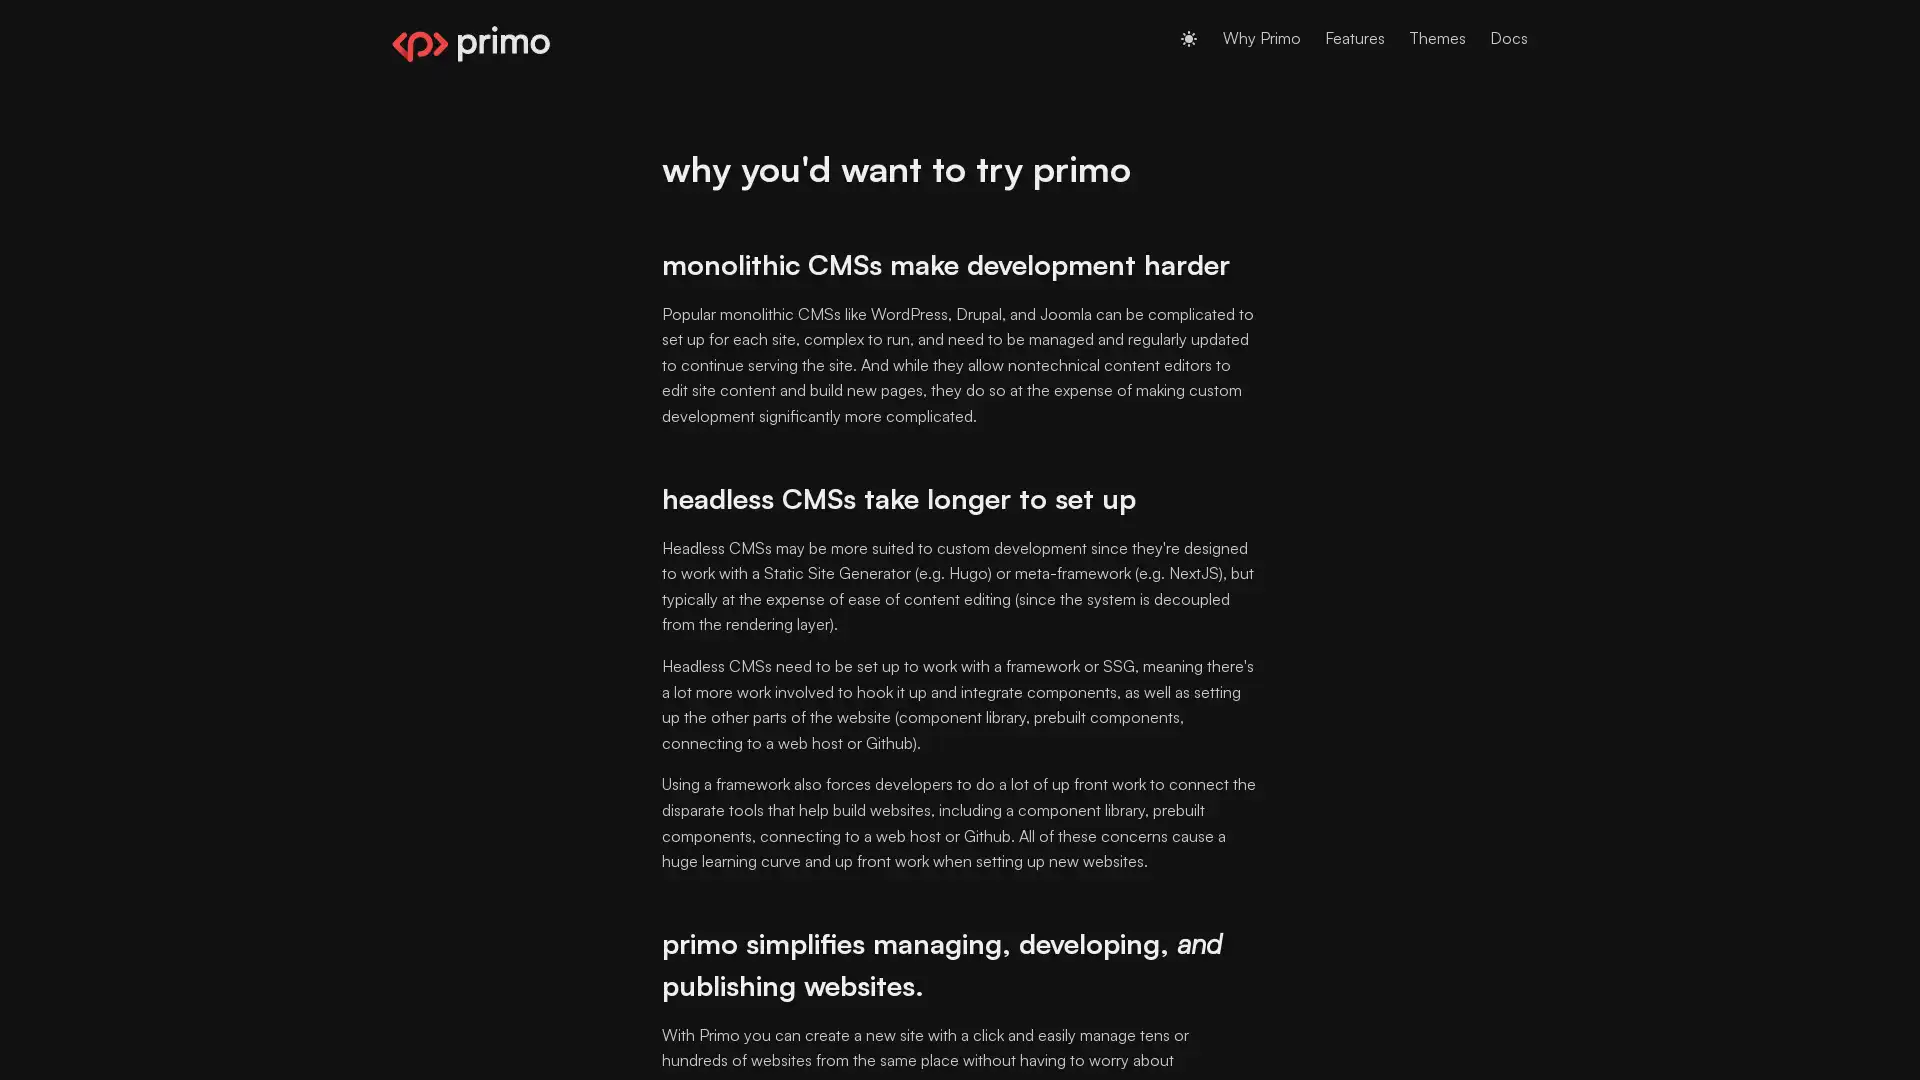  Describe the element at coordinates (1189, 38) in the screenshot. I see `Toggle dark mode` at that location.